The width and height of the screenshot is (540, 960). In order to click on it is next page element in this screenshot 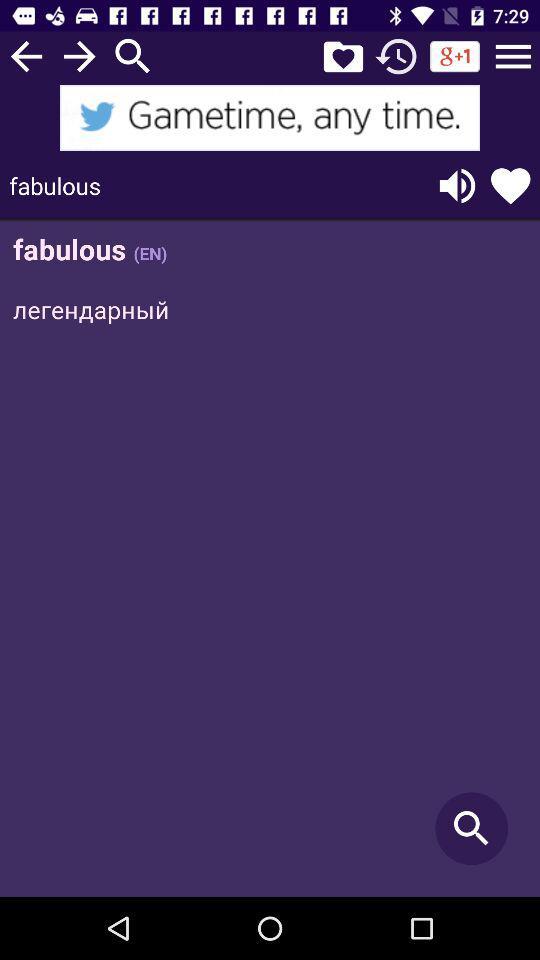, I will do `click(78, 55)`.